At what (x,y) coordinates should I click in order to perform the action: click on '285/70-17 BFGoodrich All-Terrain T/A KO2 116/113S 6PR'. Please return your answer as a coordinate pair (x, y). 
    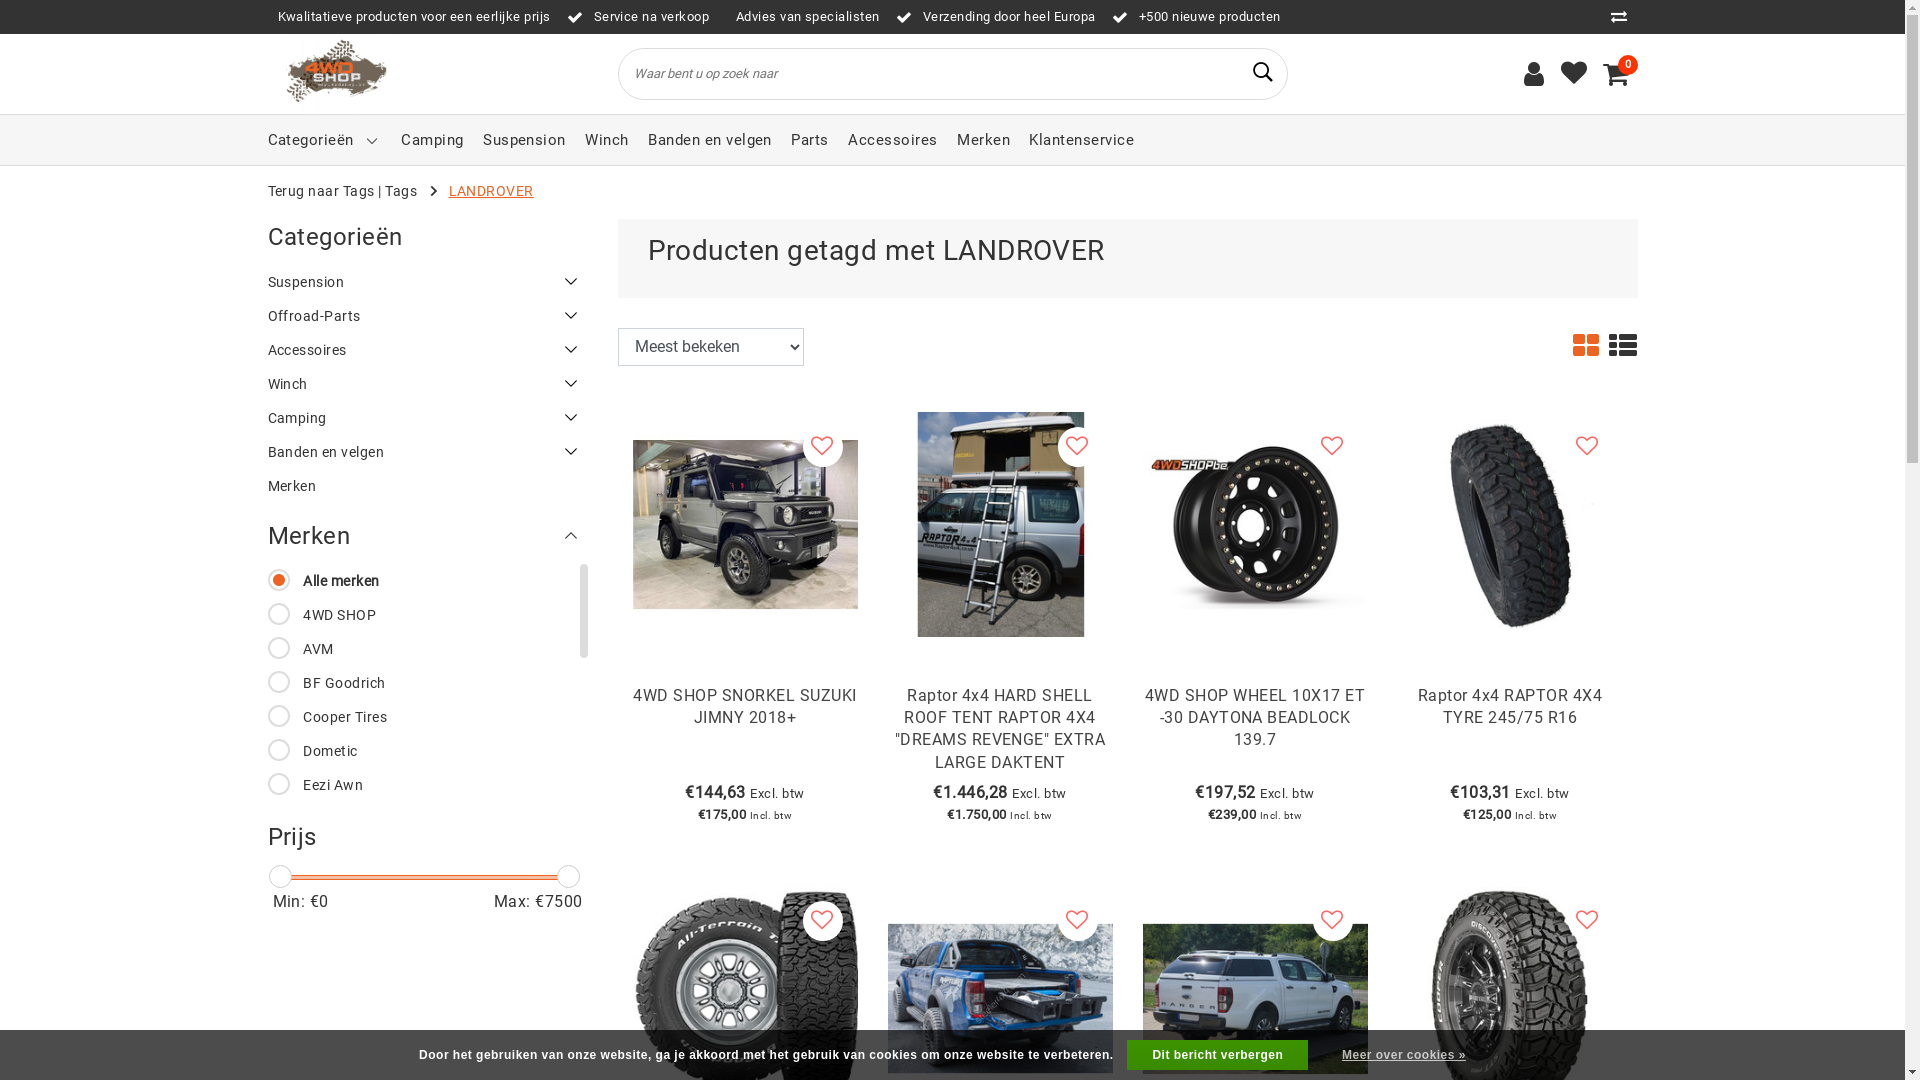
    Looking at the image, I should click on (743, 996).